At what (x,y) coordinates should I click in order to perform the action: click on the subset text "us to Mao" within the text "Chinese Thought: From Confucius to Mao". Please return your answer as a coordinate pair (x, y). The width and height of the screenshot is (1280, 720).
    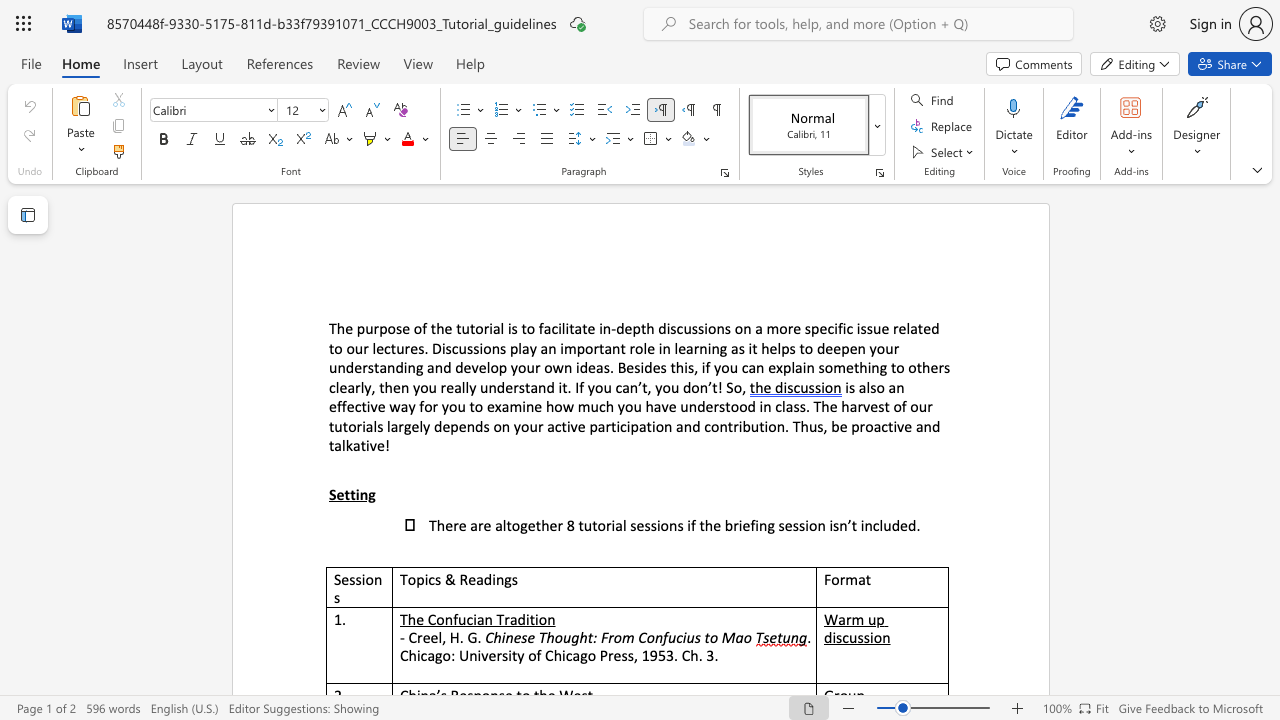
    Looking at the image, I should click on (686, 637).